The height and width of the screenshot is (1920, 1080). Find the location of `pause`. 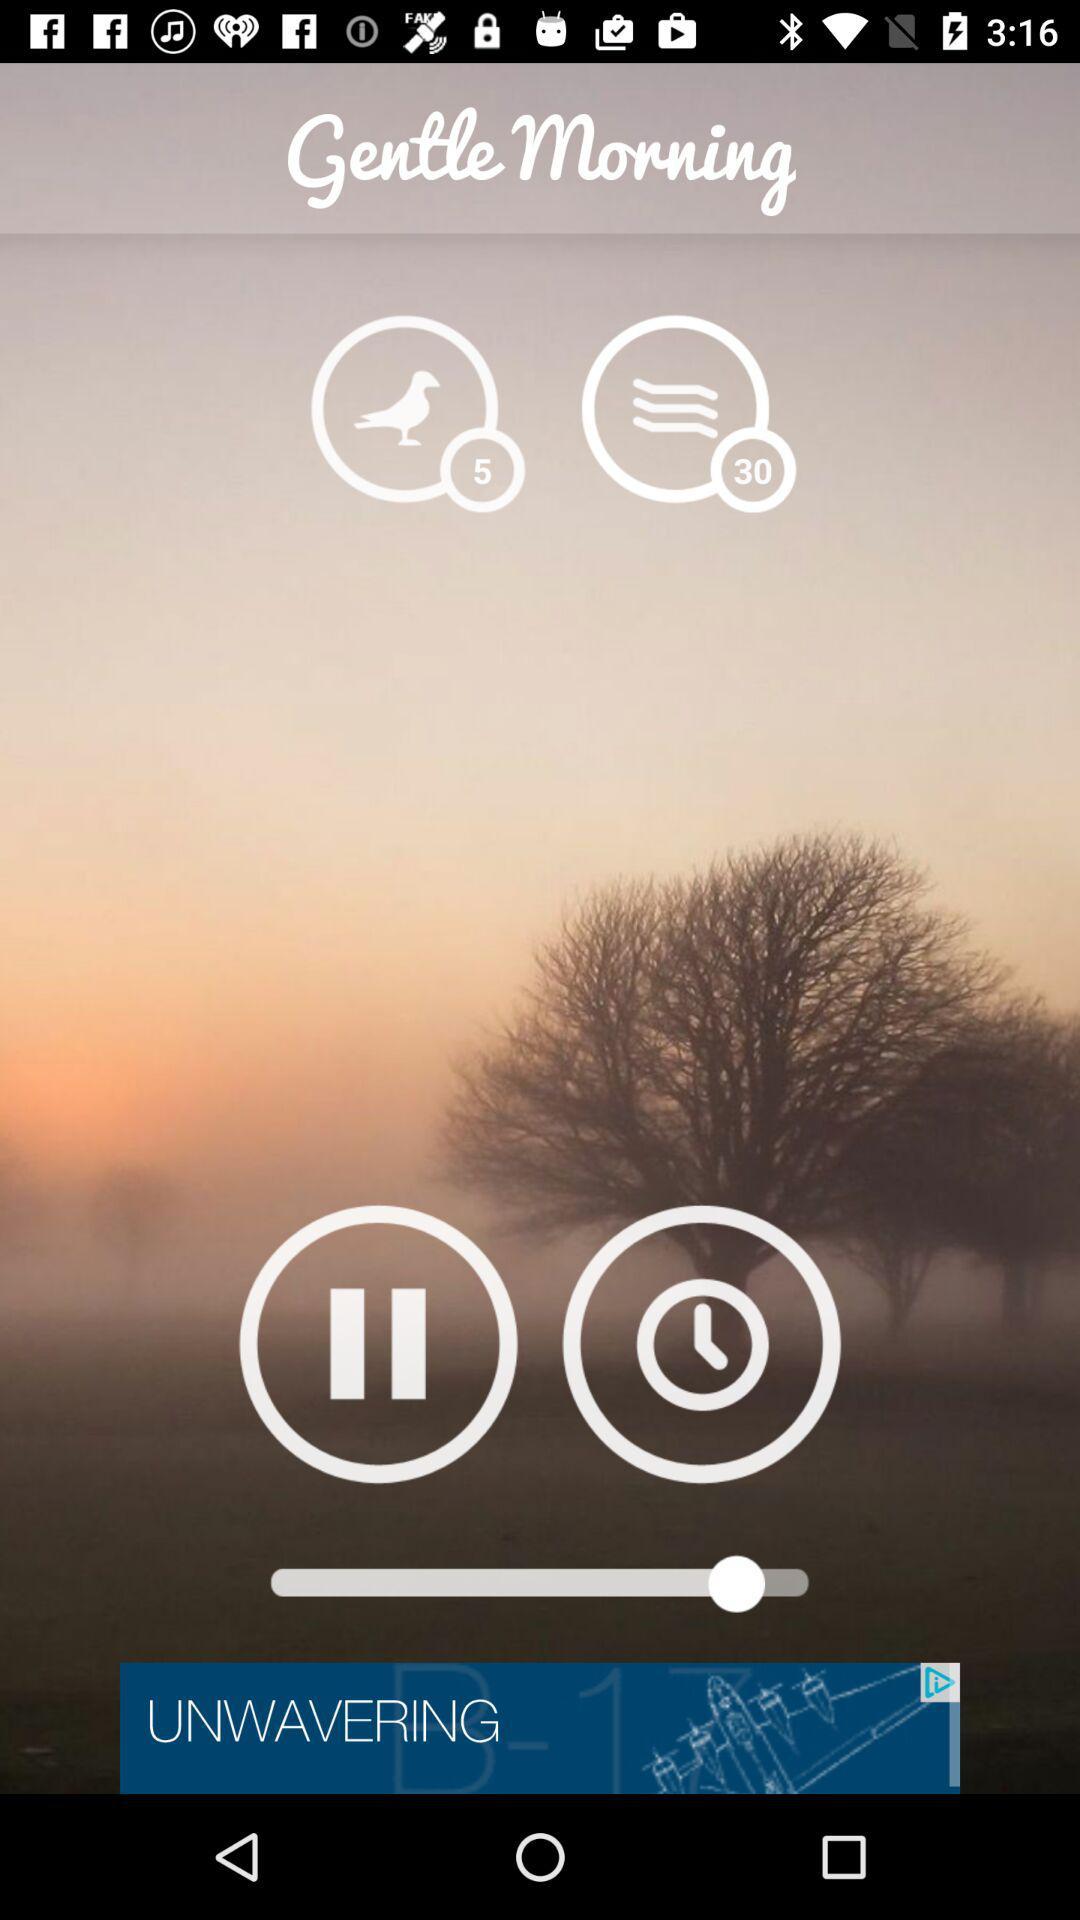

pause is located at coordinates (378, 1343).